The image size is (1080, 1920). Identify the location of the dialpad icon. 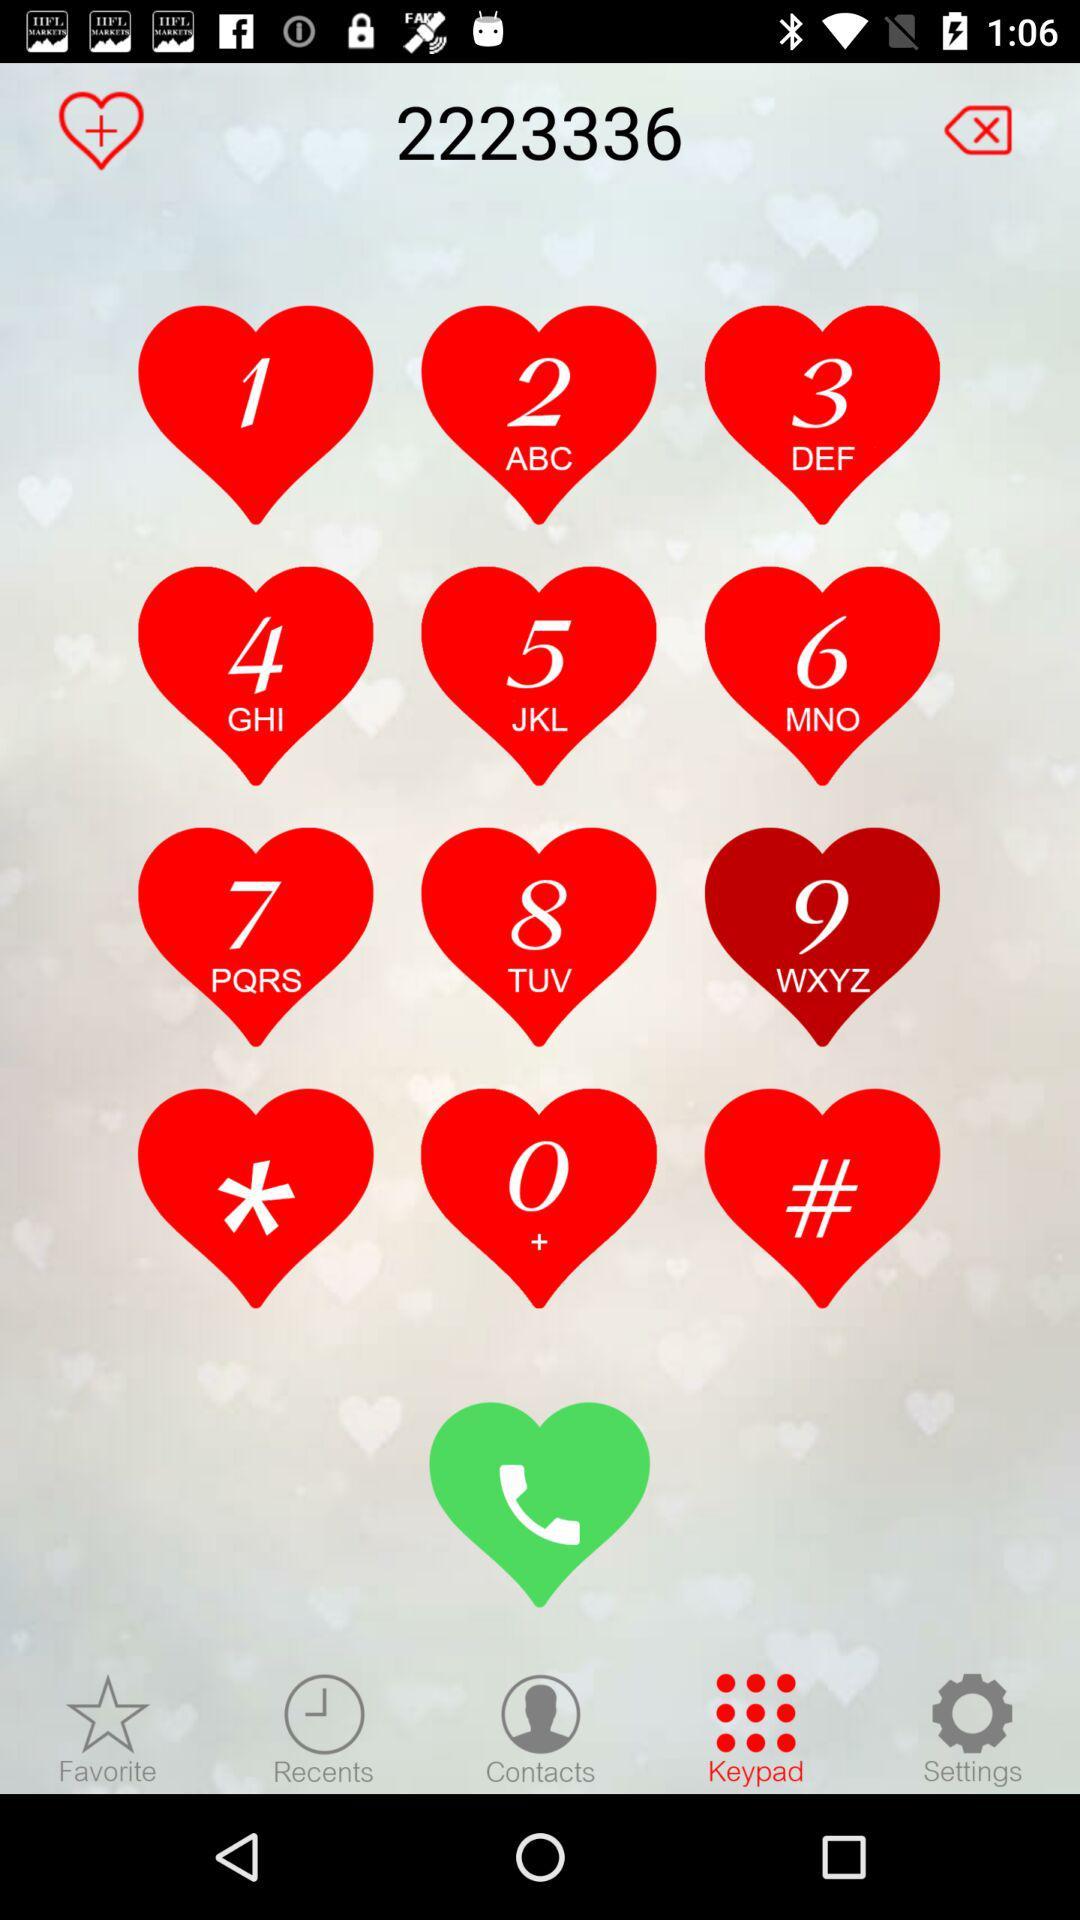
(756, 1728).